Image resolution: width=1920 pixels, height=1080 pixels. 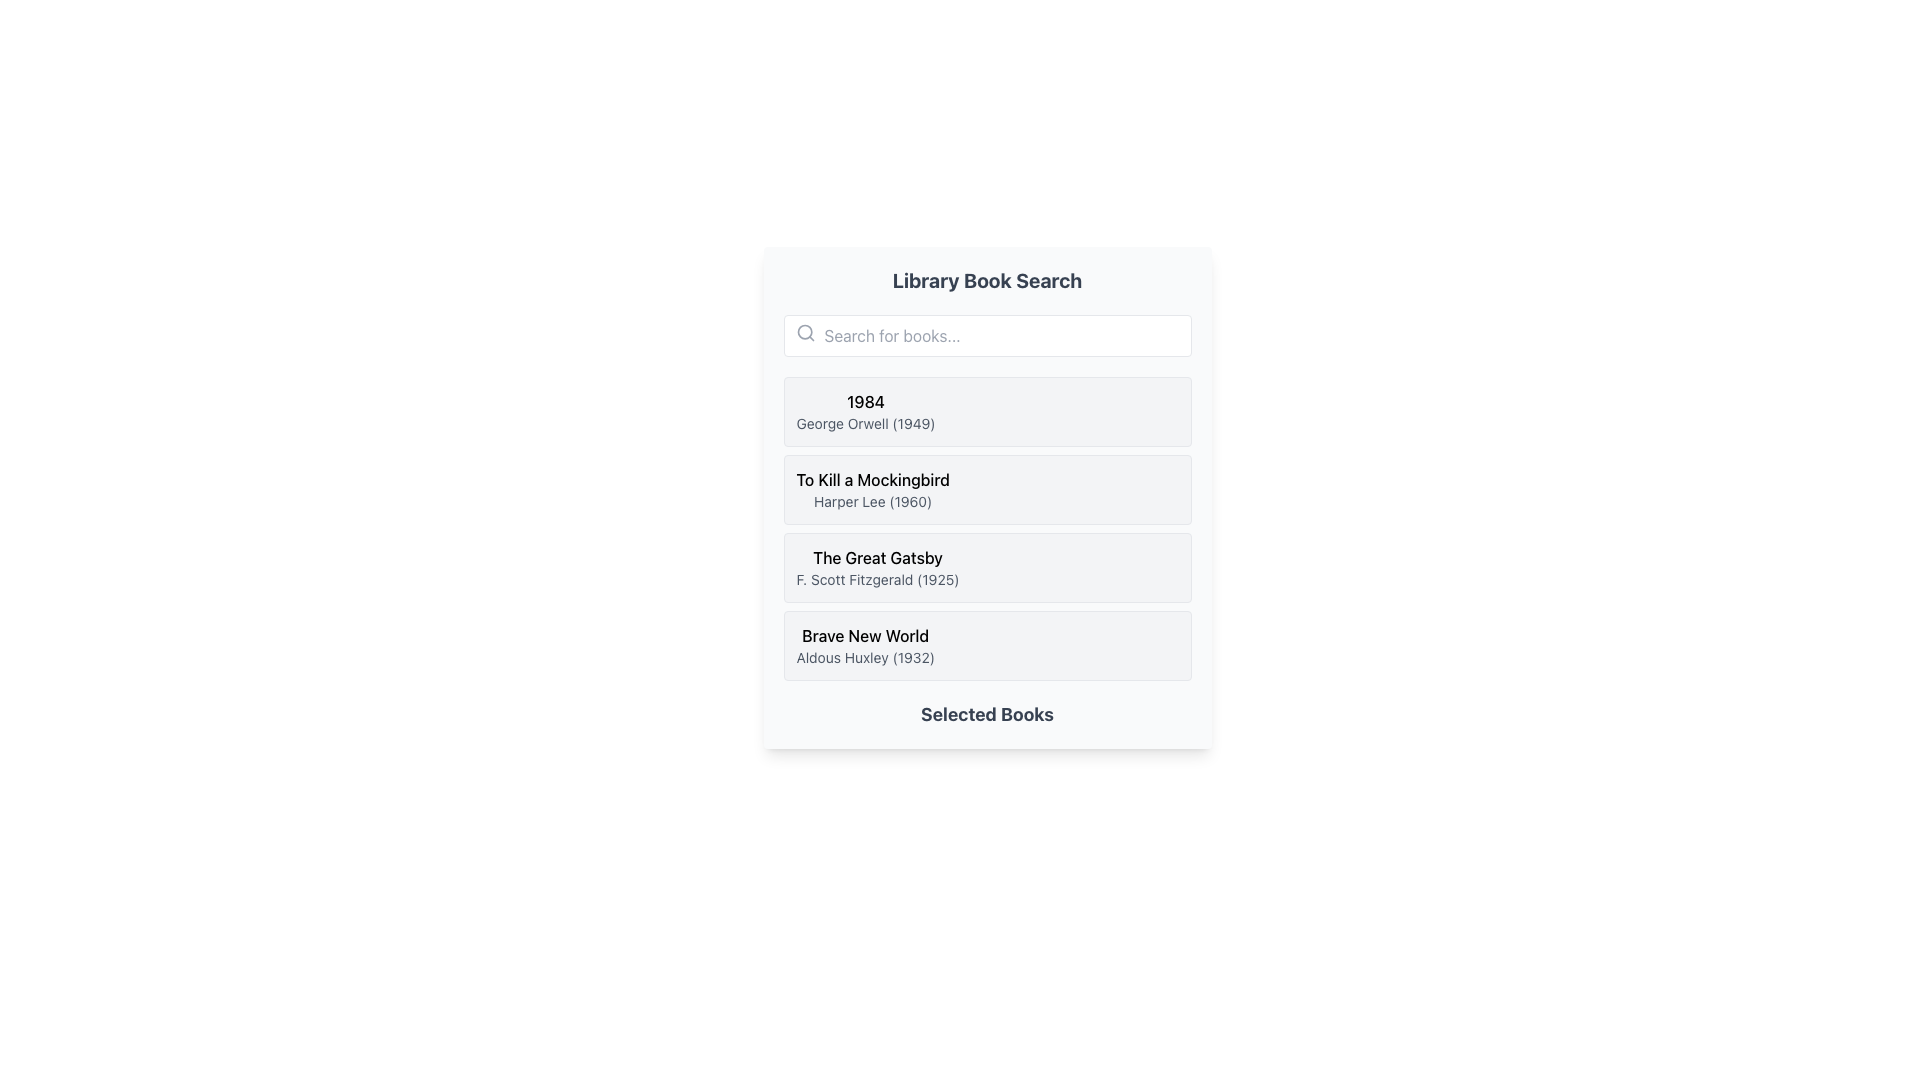 What do you see at coordinates (866, 423) in the screenshot?
I see `the secondary text element that provides the author and publication year details for the book '1984', located directly below the title in the book list` at bounding box center [866, 423].